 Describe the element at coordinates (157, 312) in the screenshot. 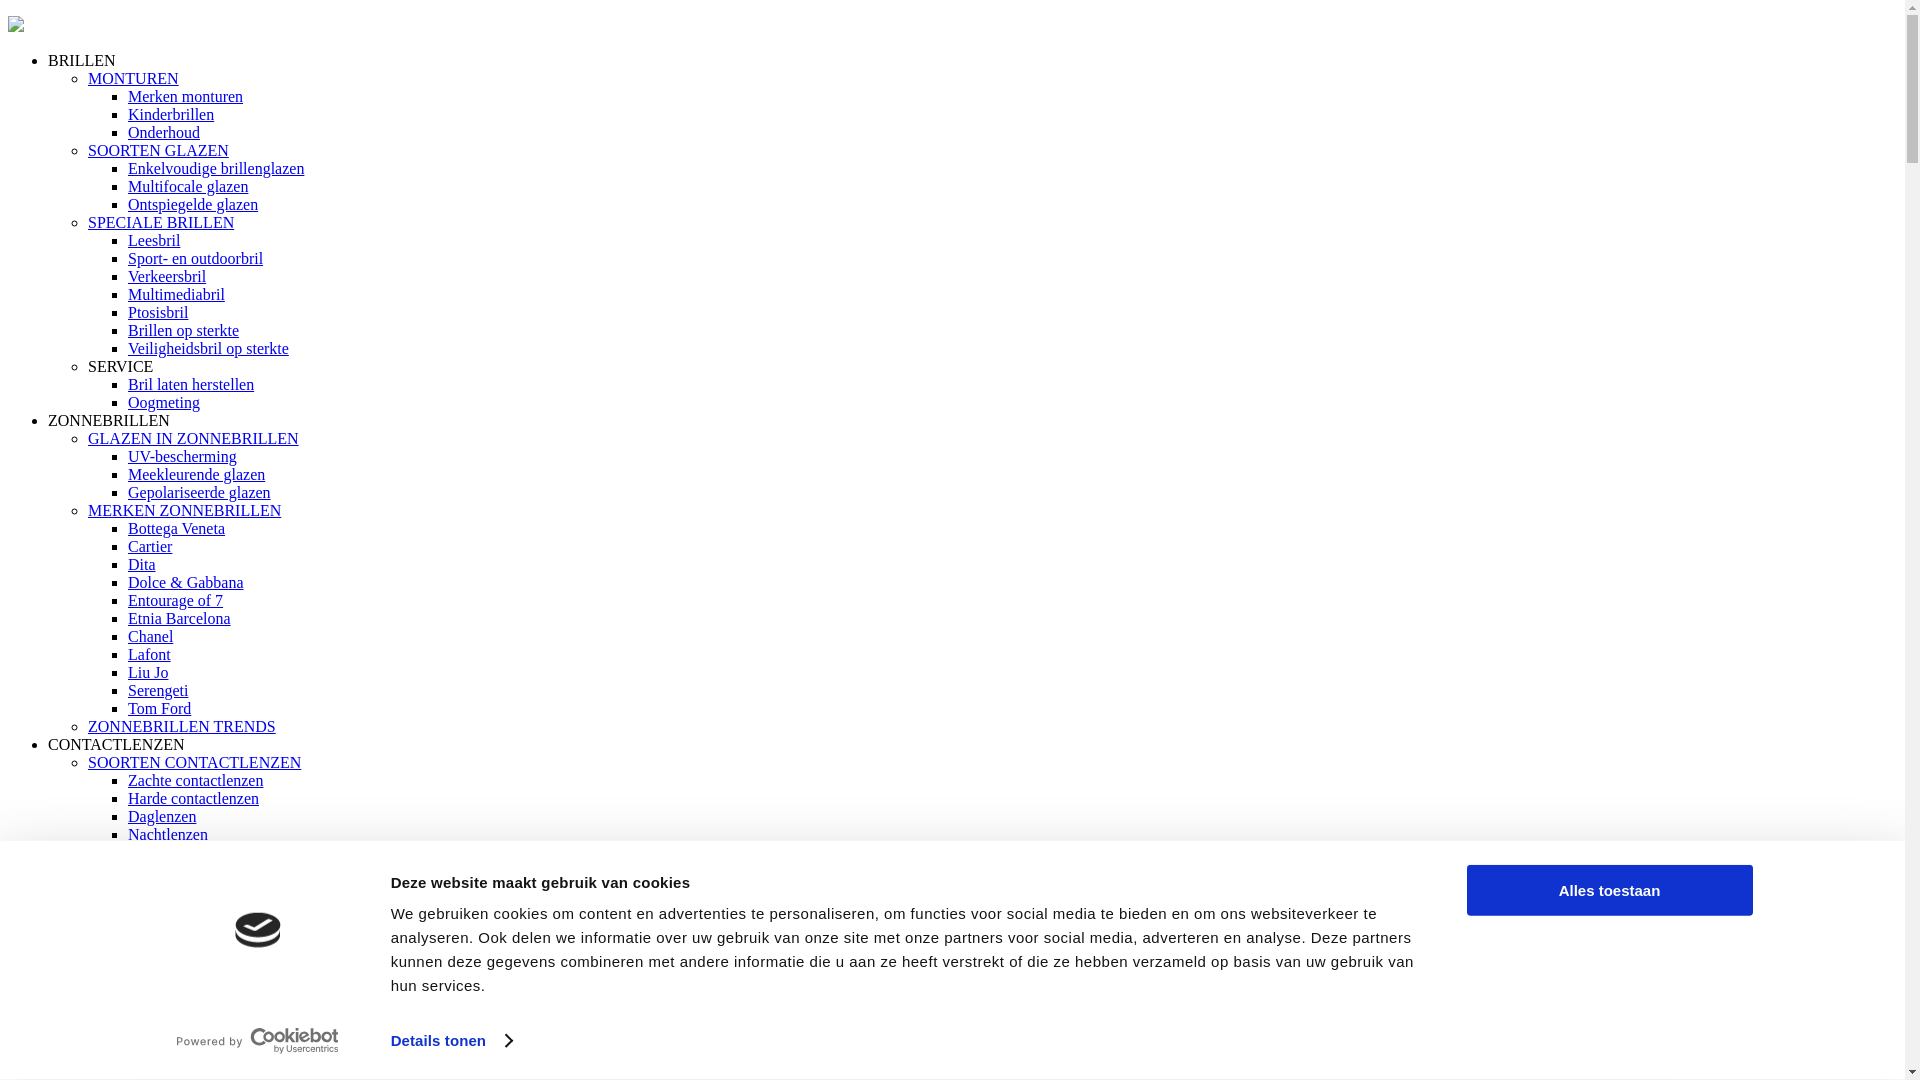

I see `'Ptosisbril'` at that location.